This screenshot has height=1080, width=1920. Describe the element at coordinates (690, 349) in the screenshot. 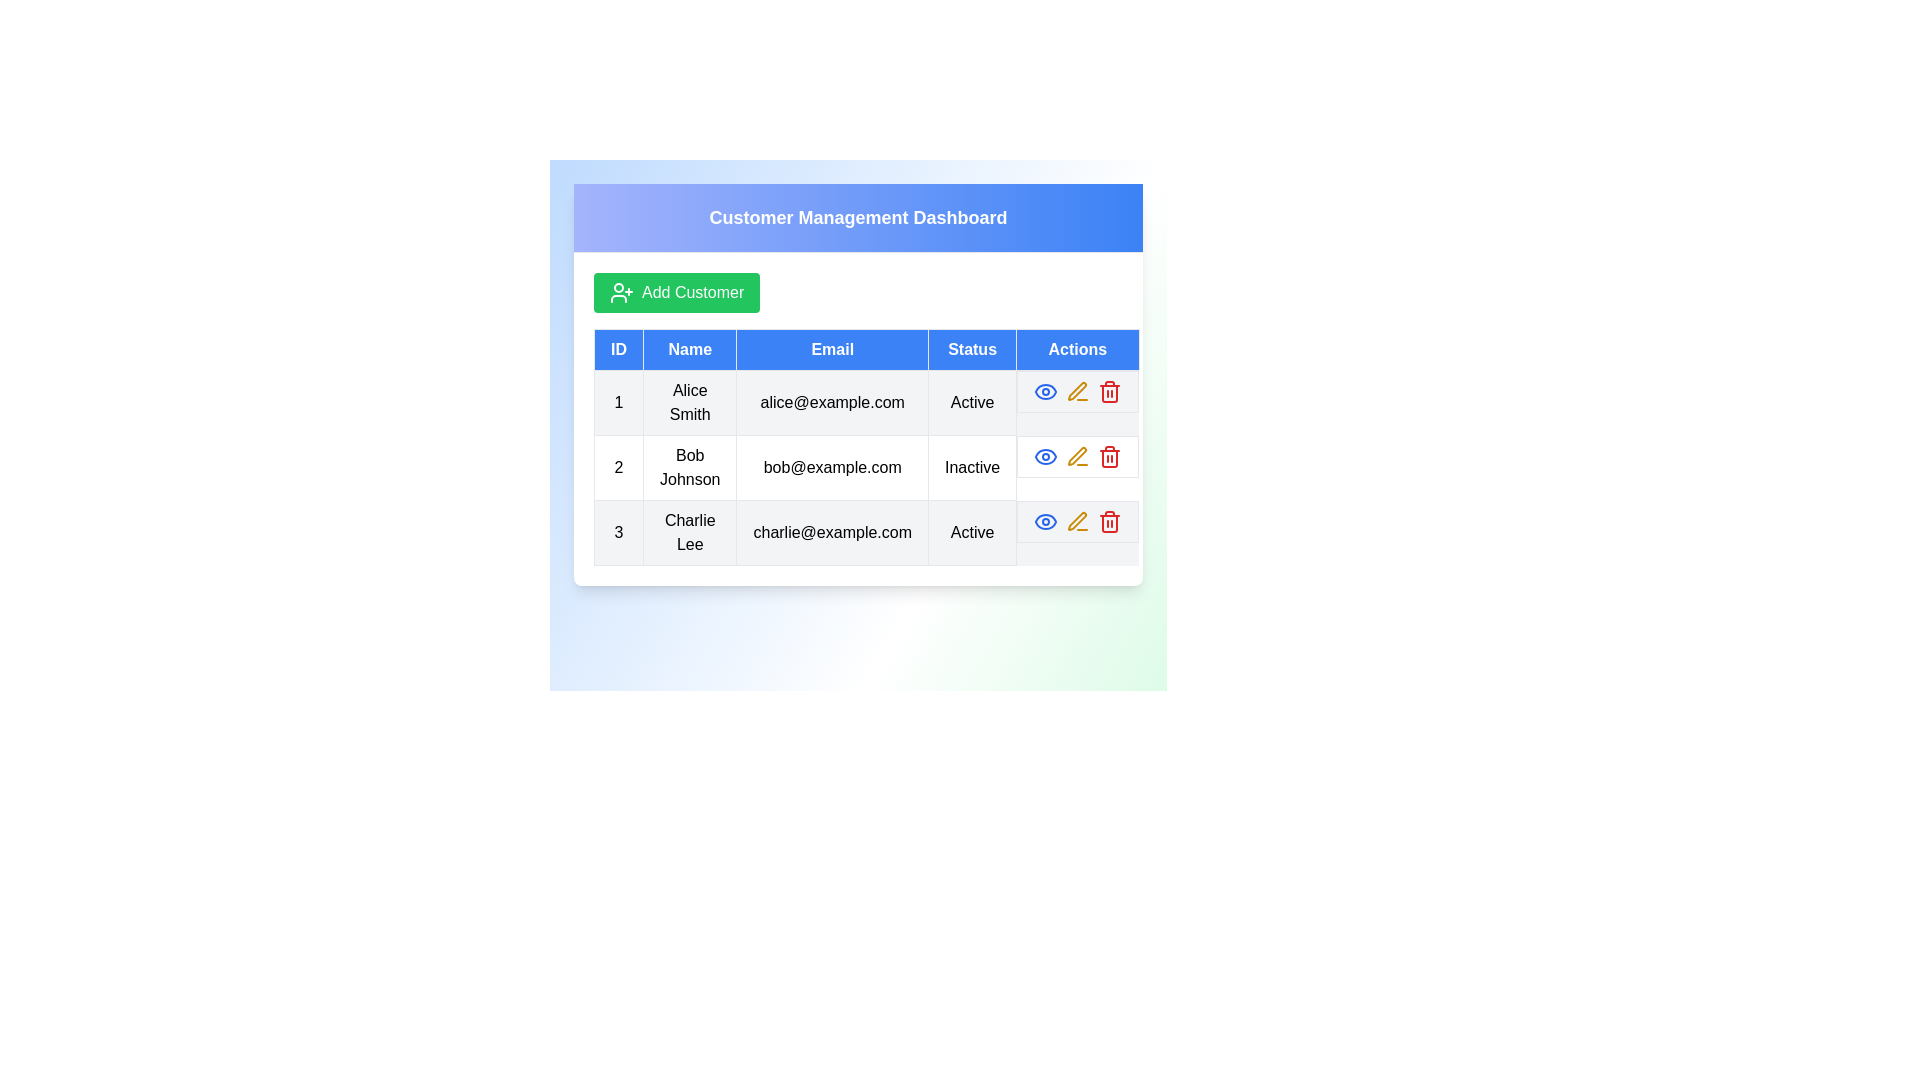

I see `the column header Name to sort the data` at that location.